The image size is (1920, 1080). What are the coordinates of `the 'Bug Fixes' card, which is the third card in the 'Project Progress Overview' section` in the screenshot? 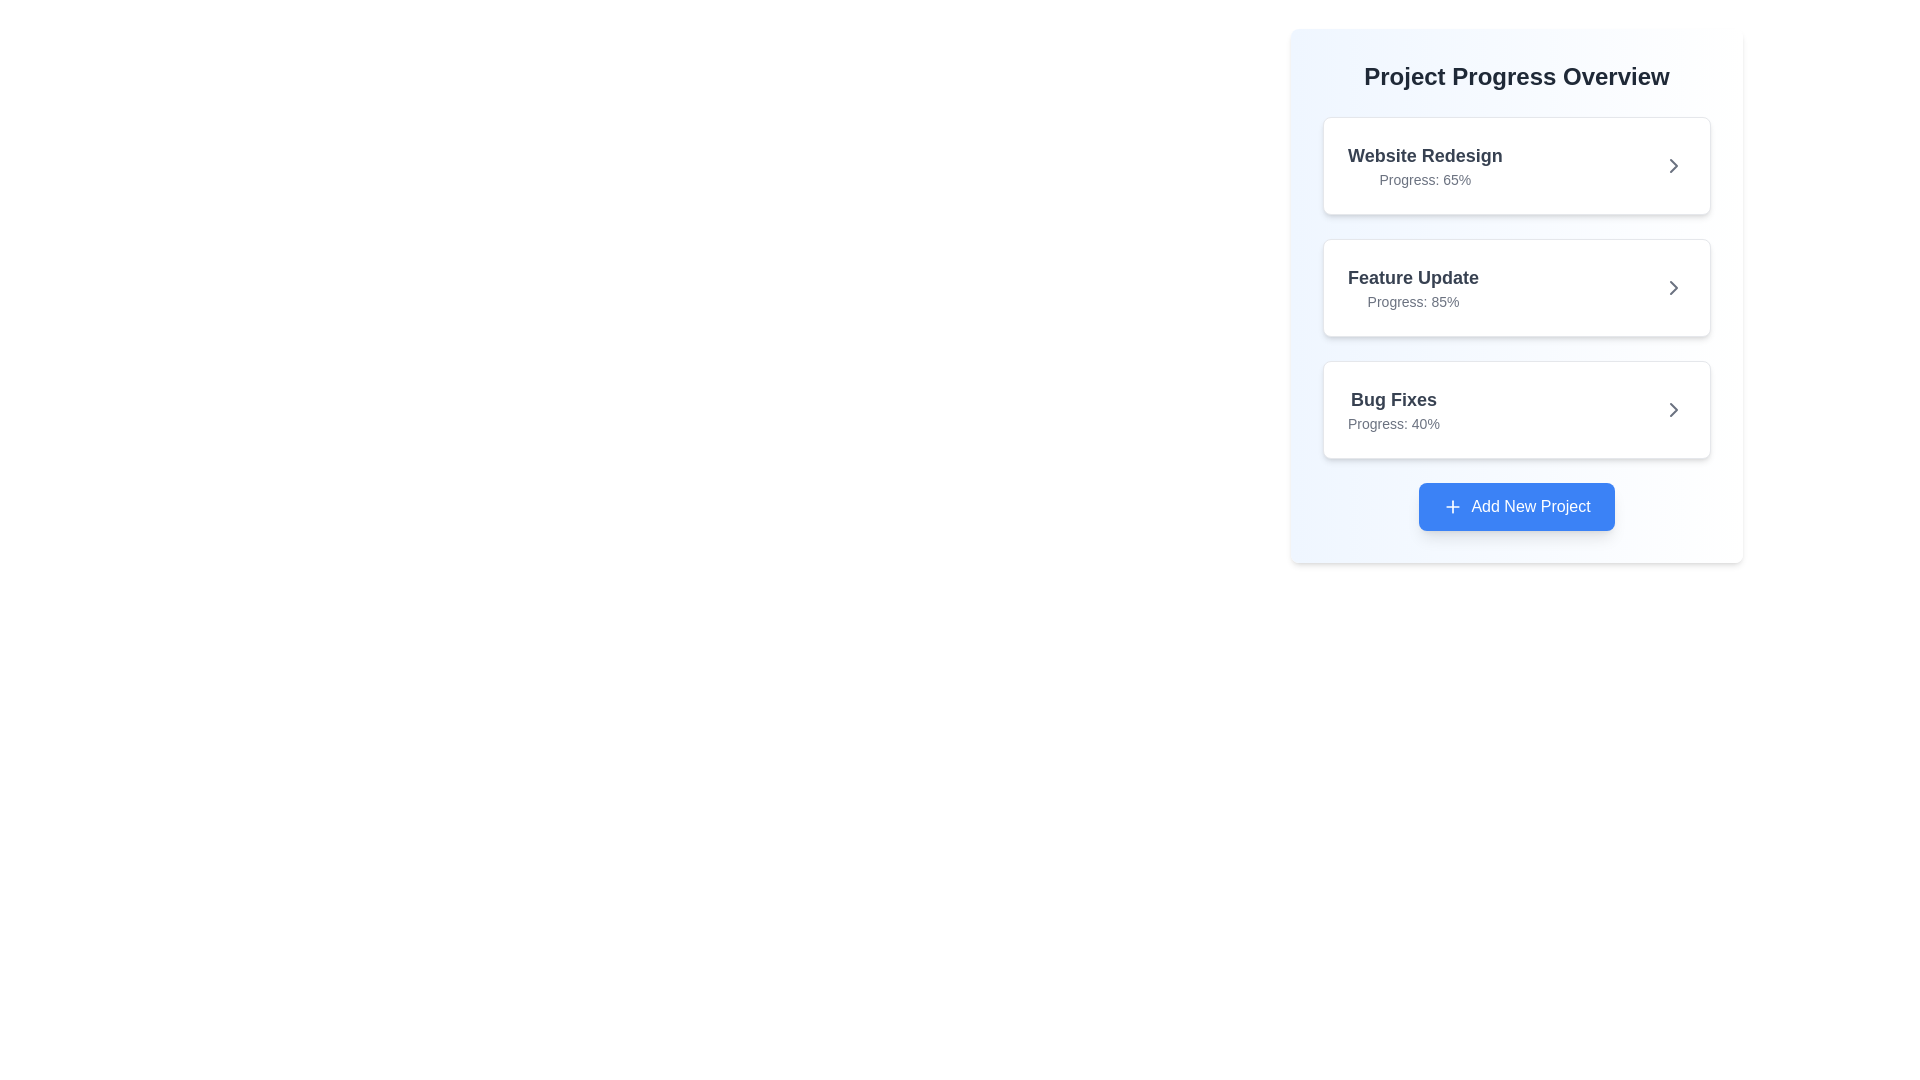 It's located at (1516, 408).